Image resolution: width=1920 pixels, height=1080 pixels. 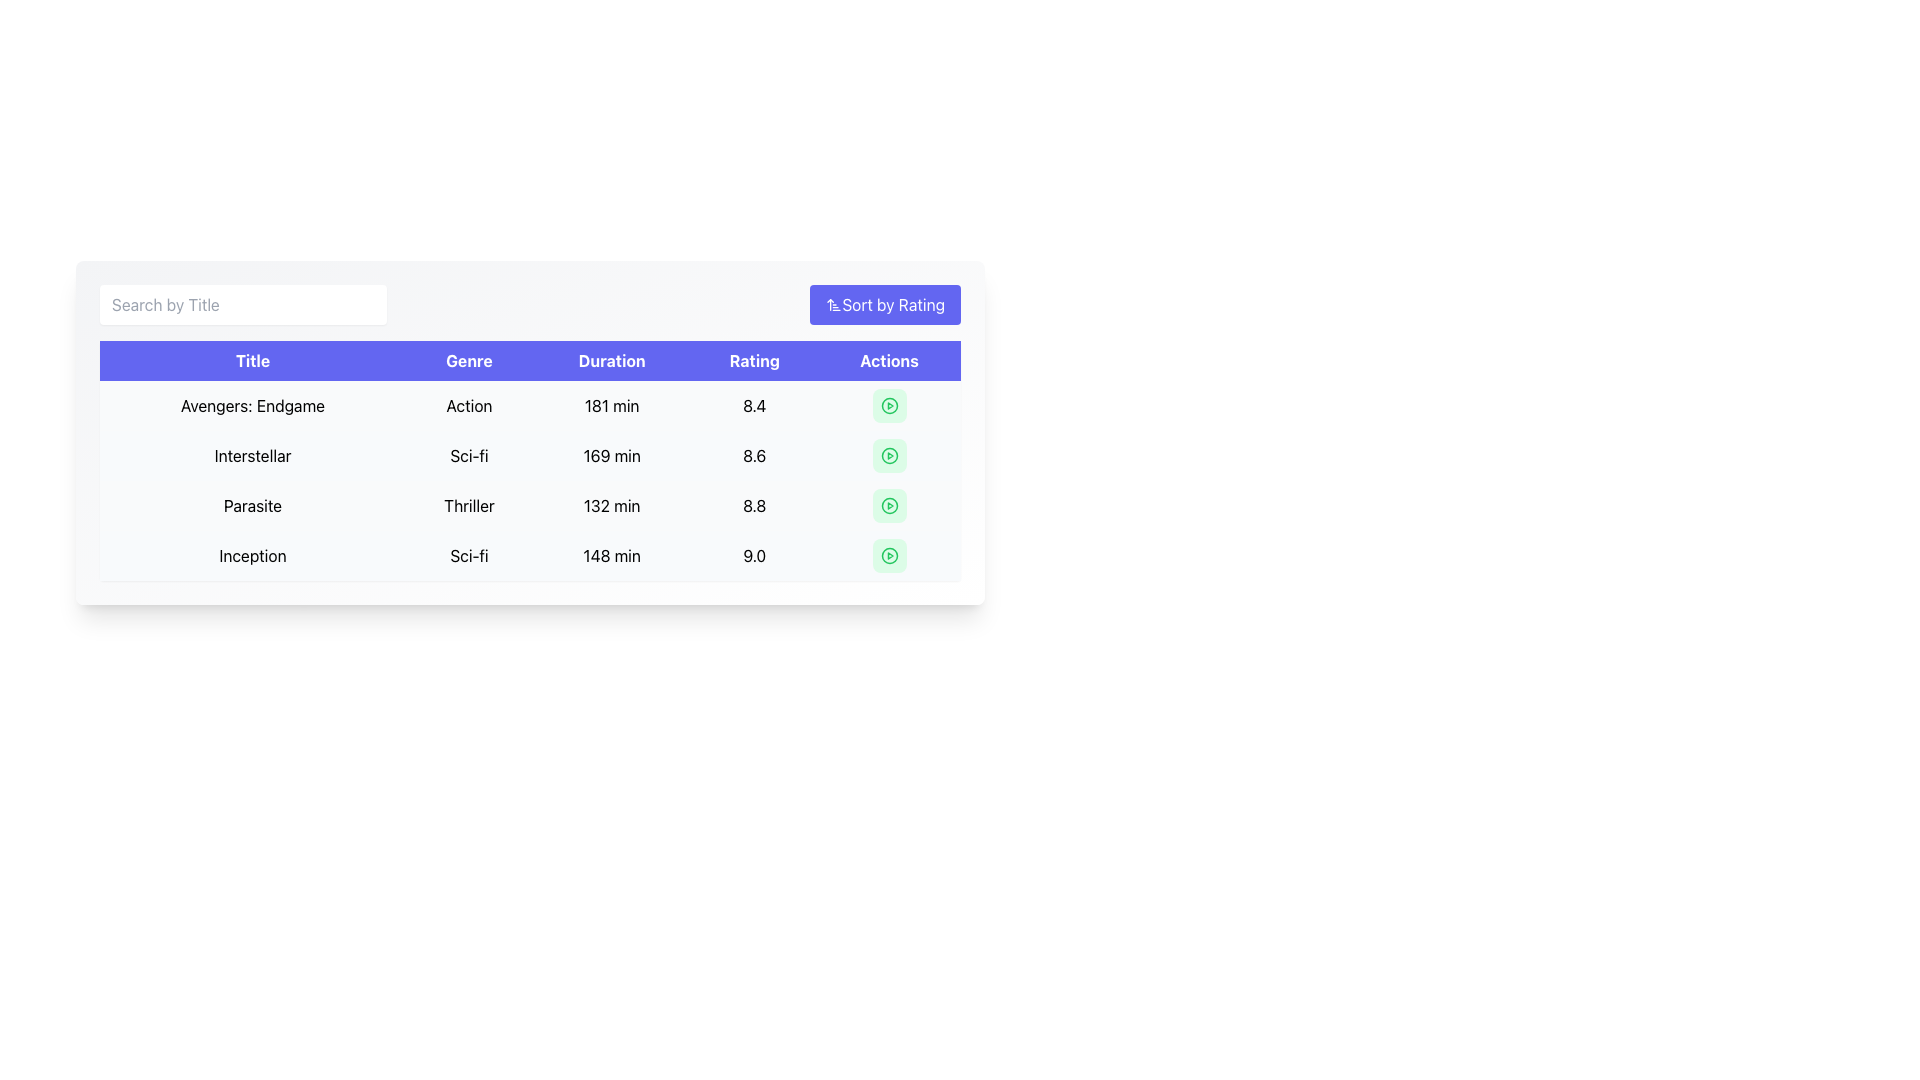 What do you see at coordinates (252, 405) in the screenshot?
I see `the text label displaying 'Avengers: Endgame' in bold black font, located in the first row of the table under the 'Title' column` at bounding box center [252, 405].